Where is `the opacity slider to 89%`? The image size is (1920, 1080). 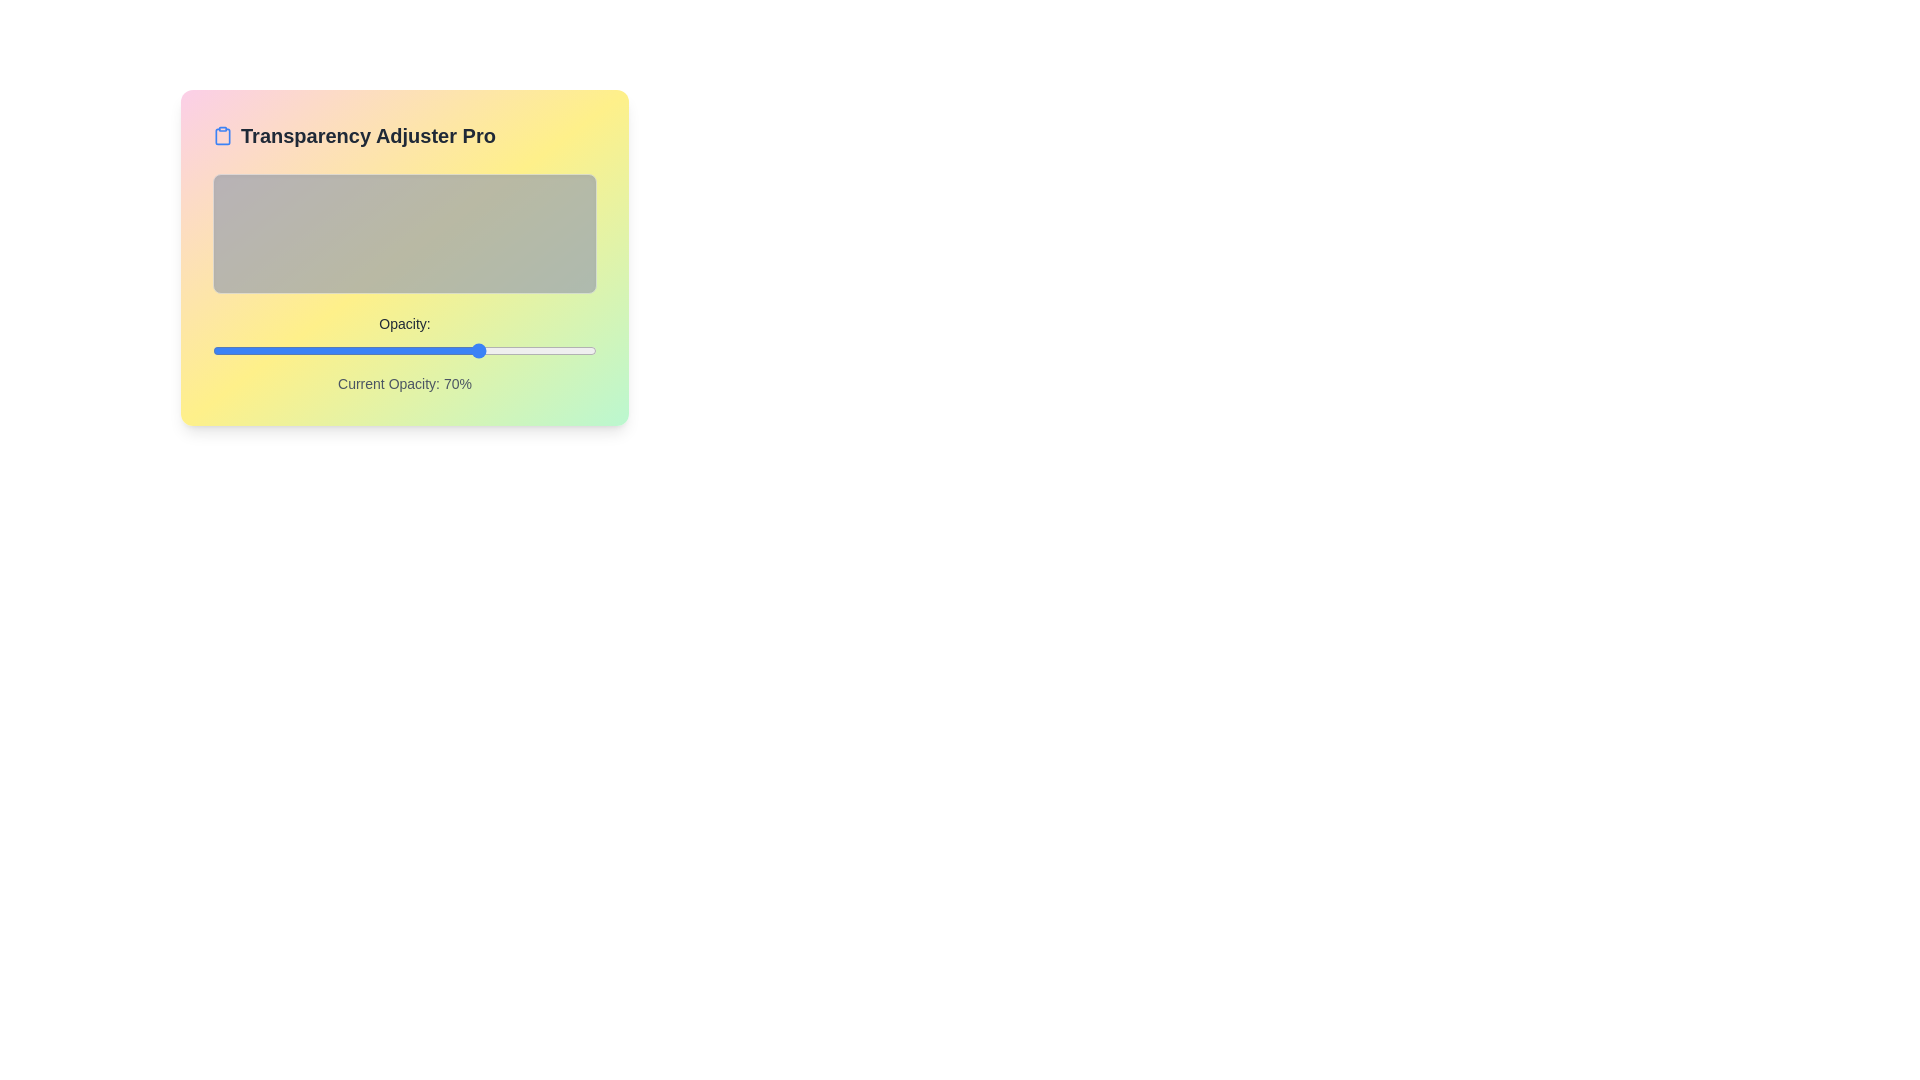
the opacity slider to 89% is located at coordinates (554, 350).